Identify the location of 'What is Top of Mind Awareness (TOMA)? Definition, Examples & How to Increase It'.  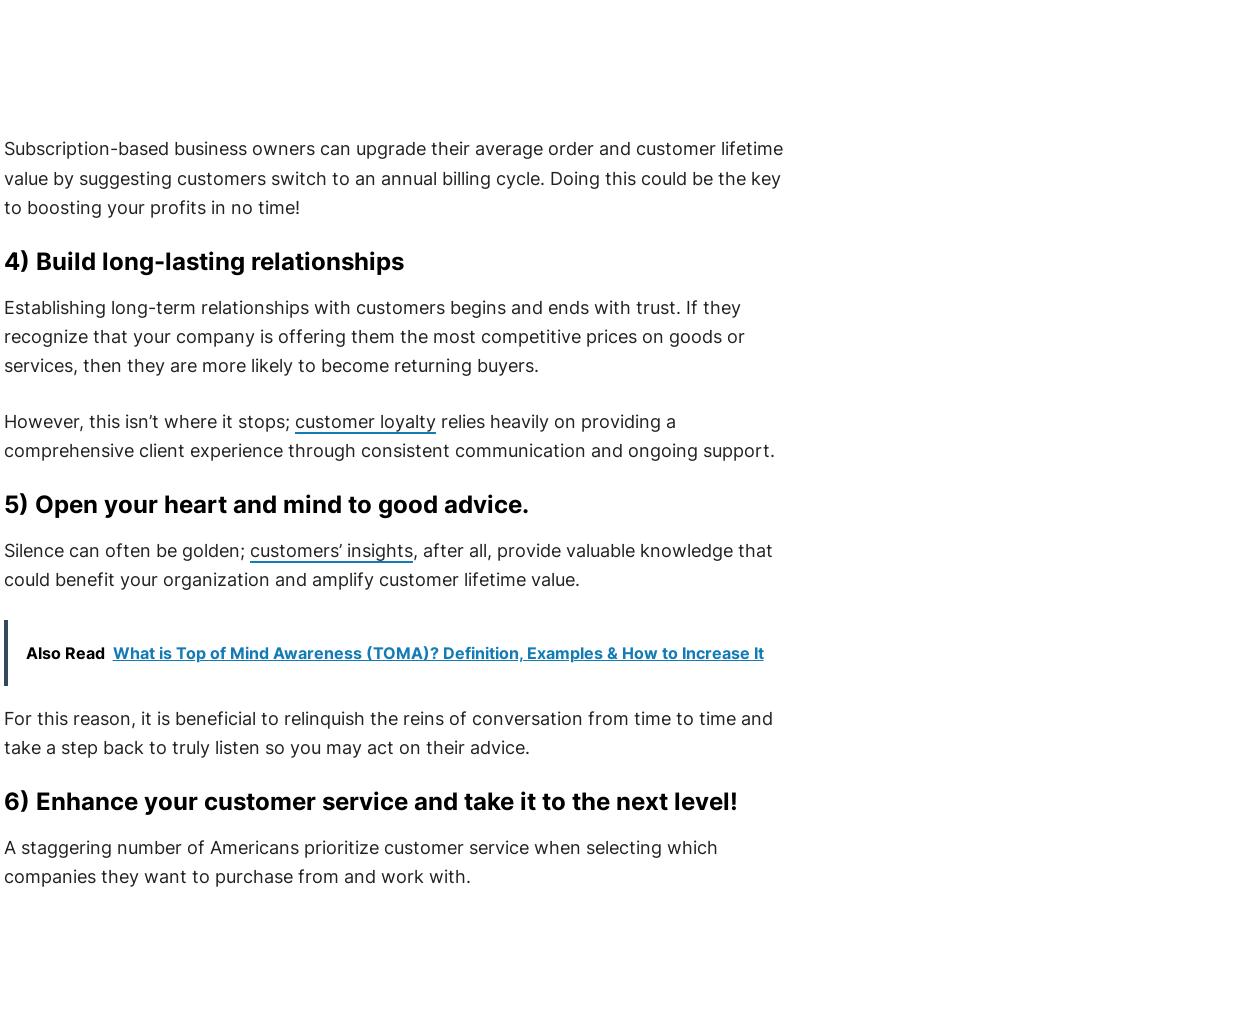
(111, 653).